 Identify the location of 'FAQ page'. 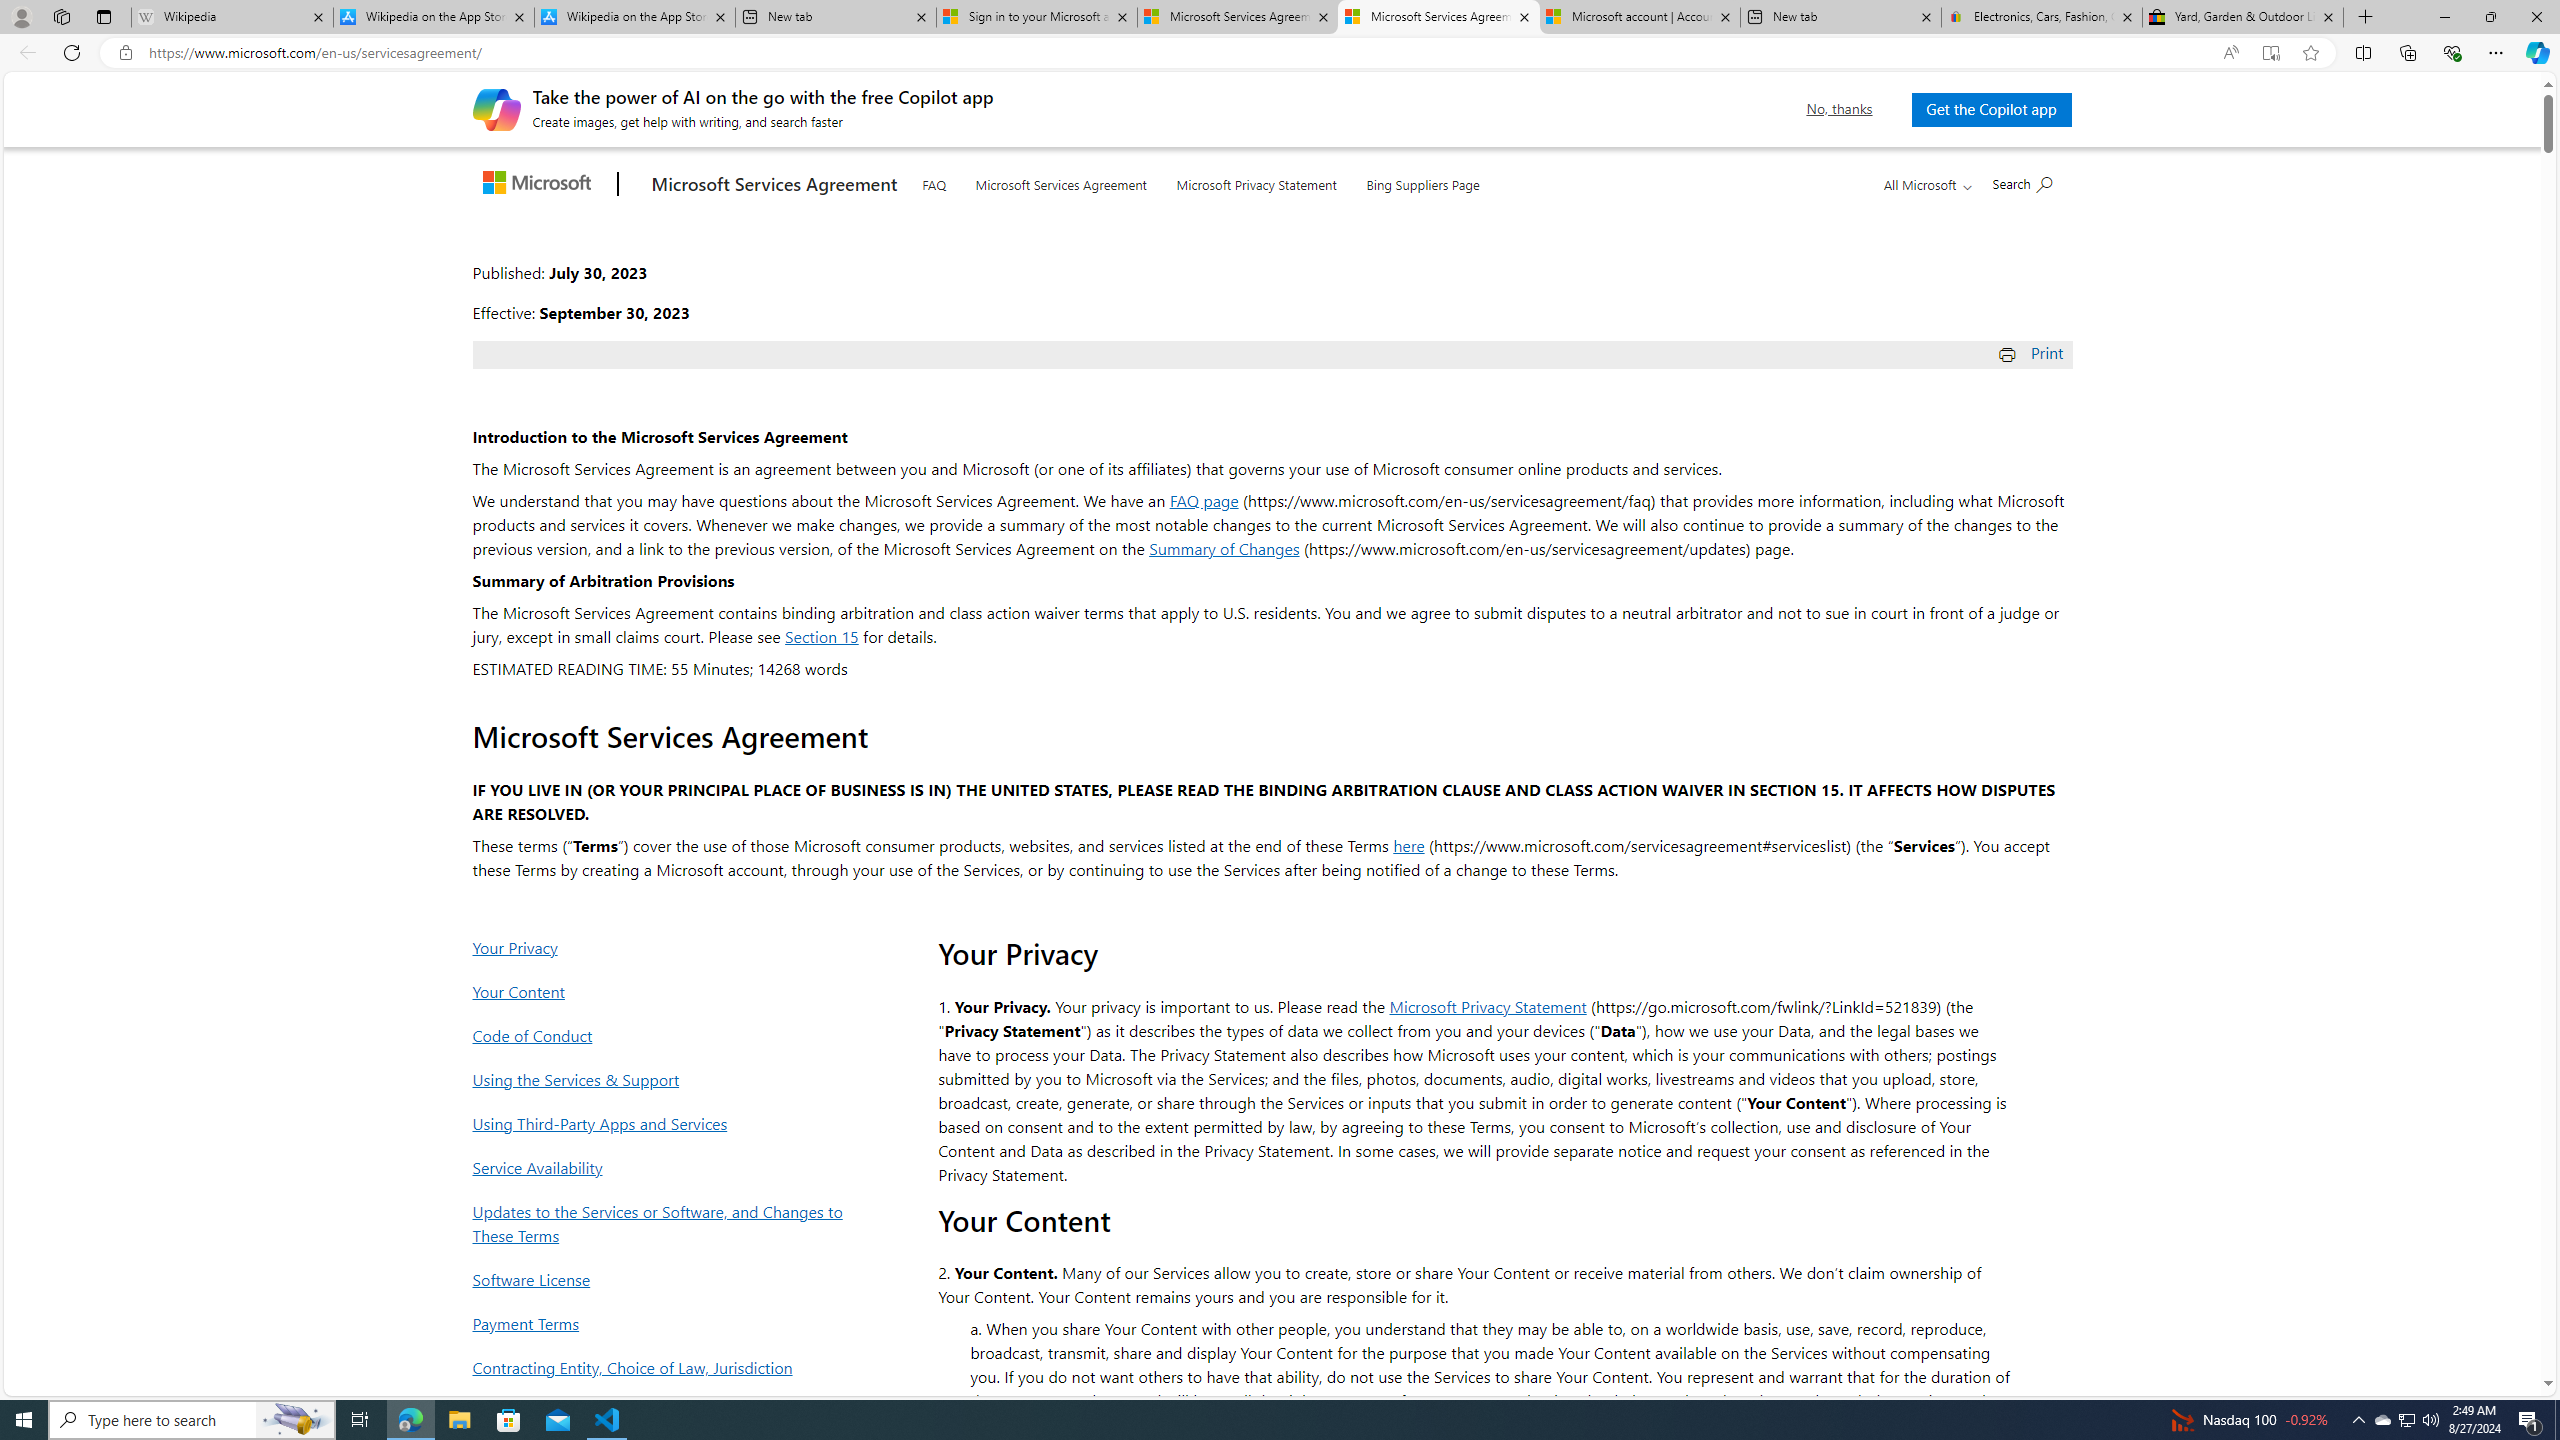
(1203, 499).